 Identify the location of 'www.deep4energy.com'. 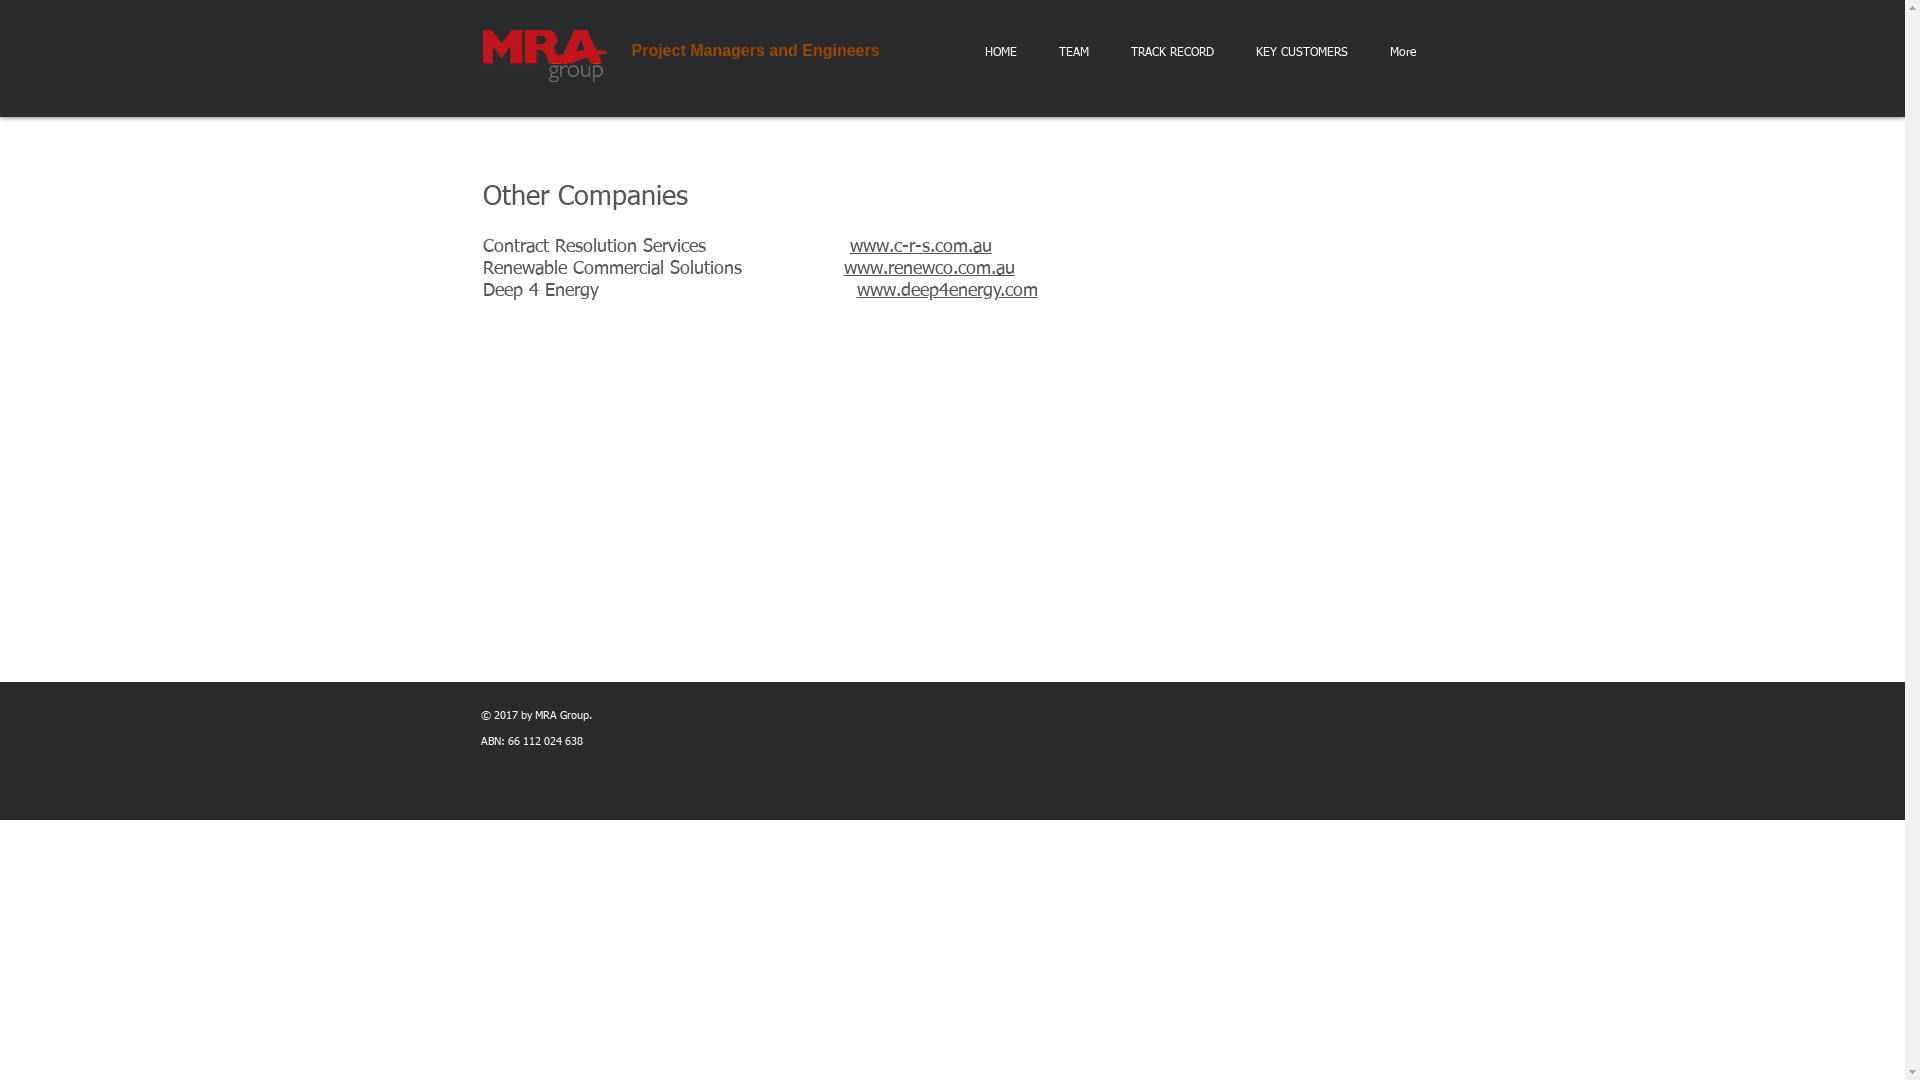
(855, 290).